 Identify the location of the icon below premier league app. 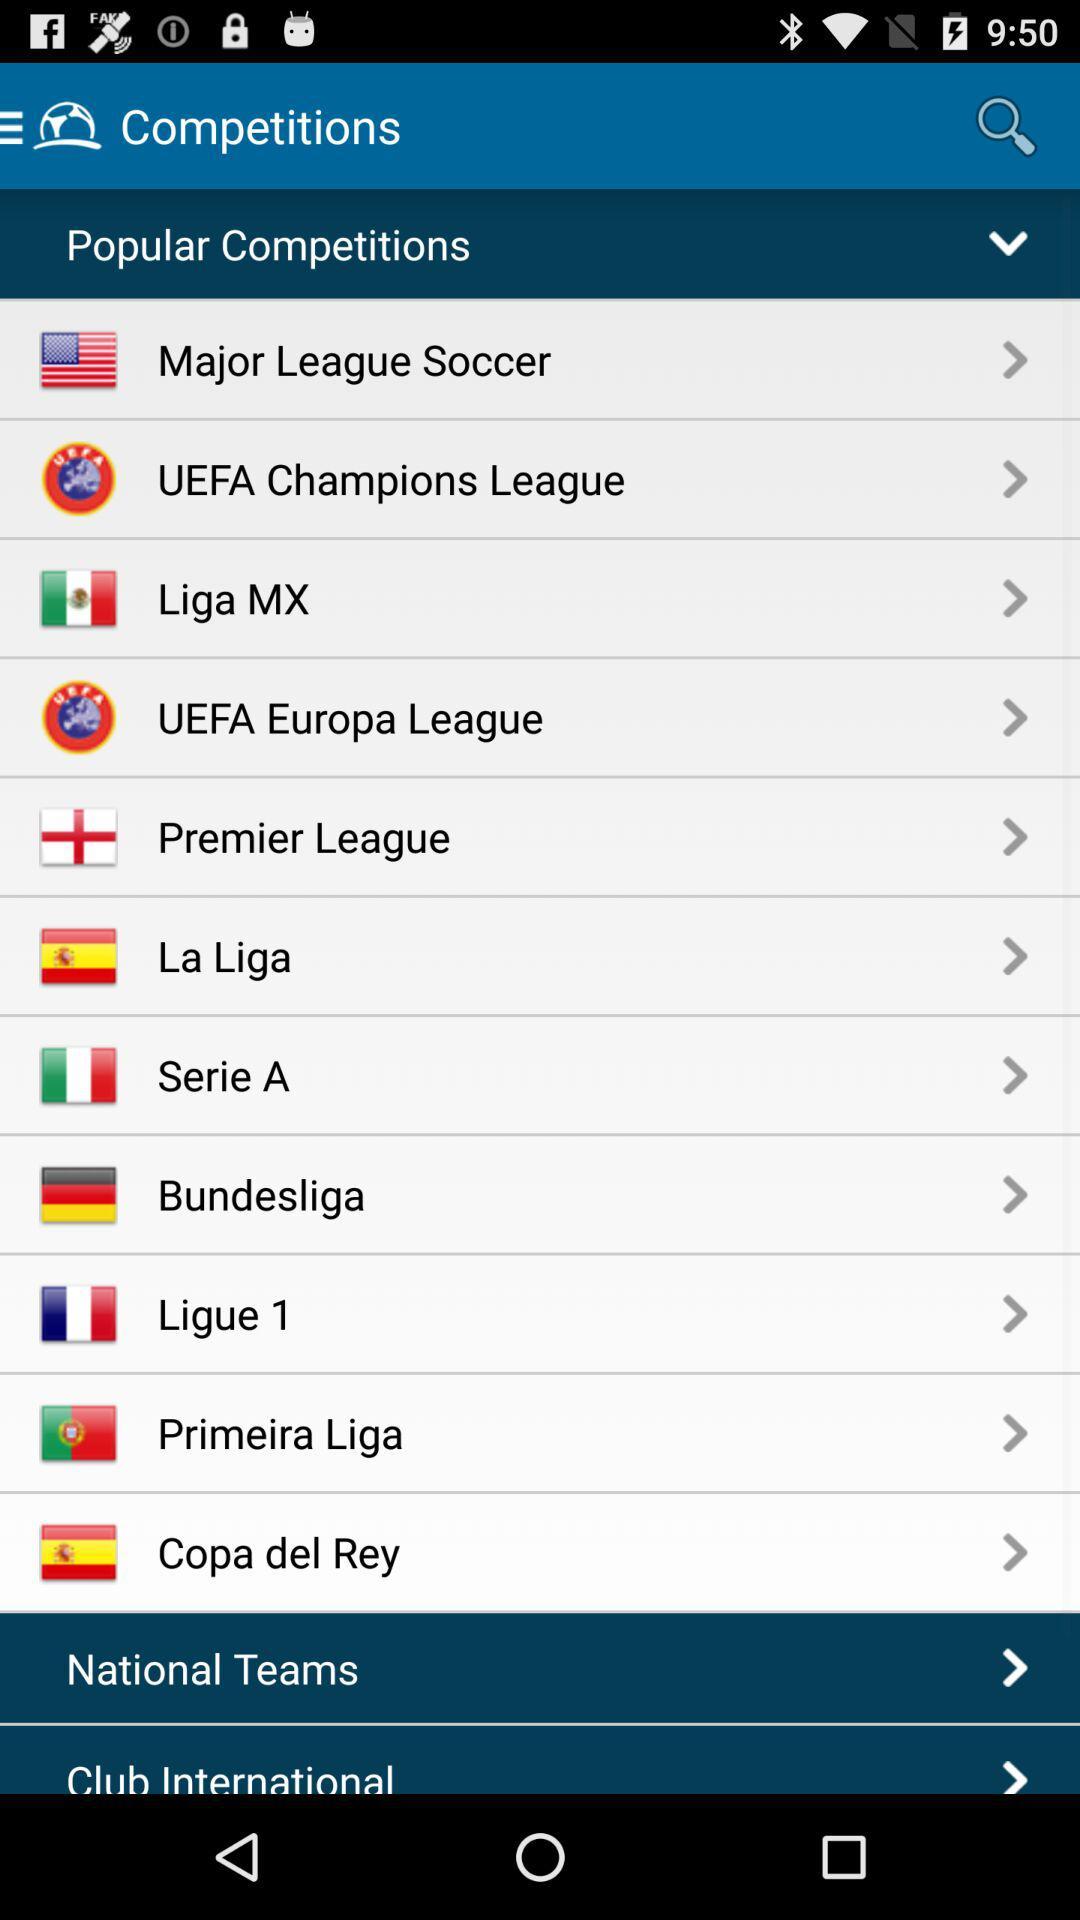
(580, 954).